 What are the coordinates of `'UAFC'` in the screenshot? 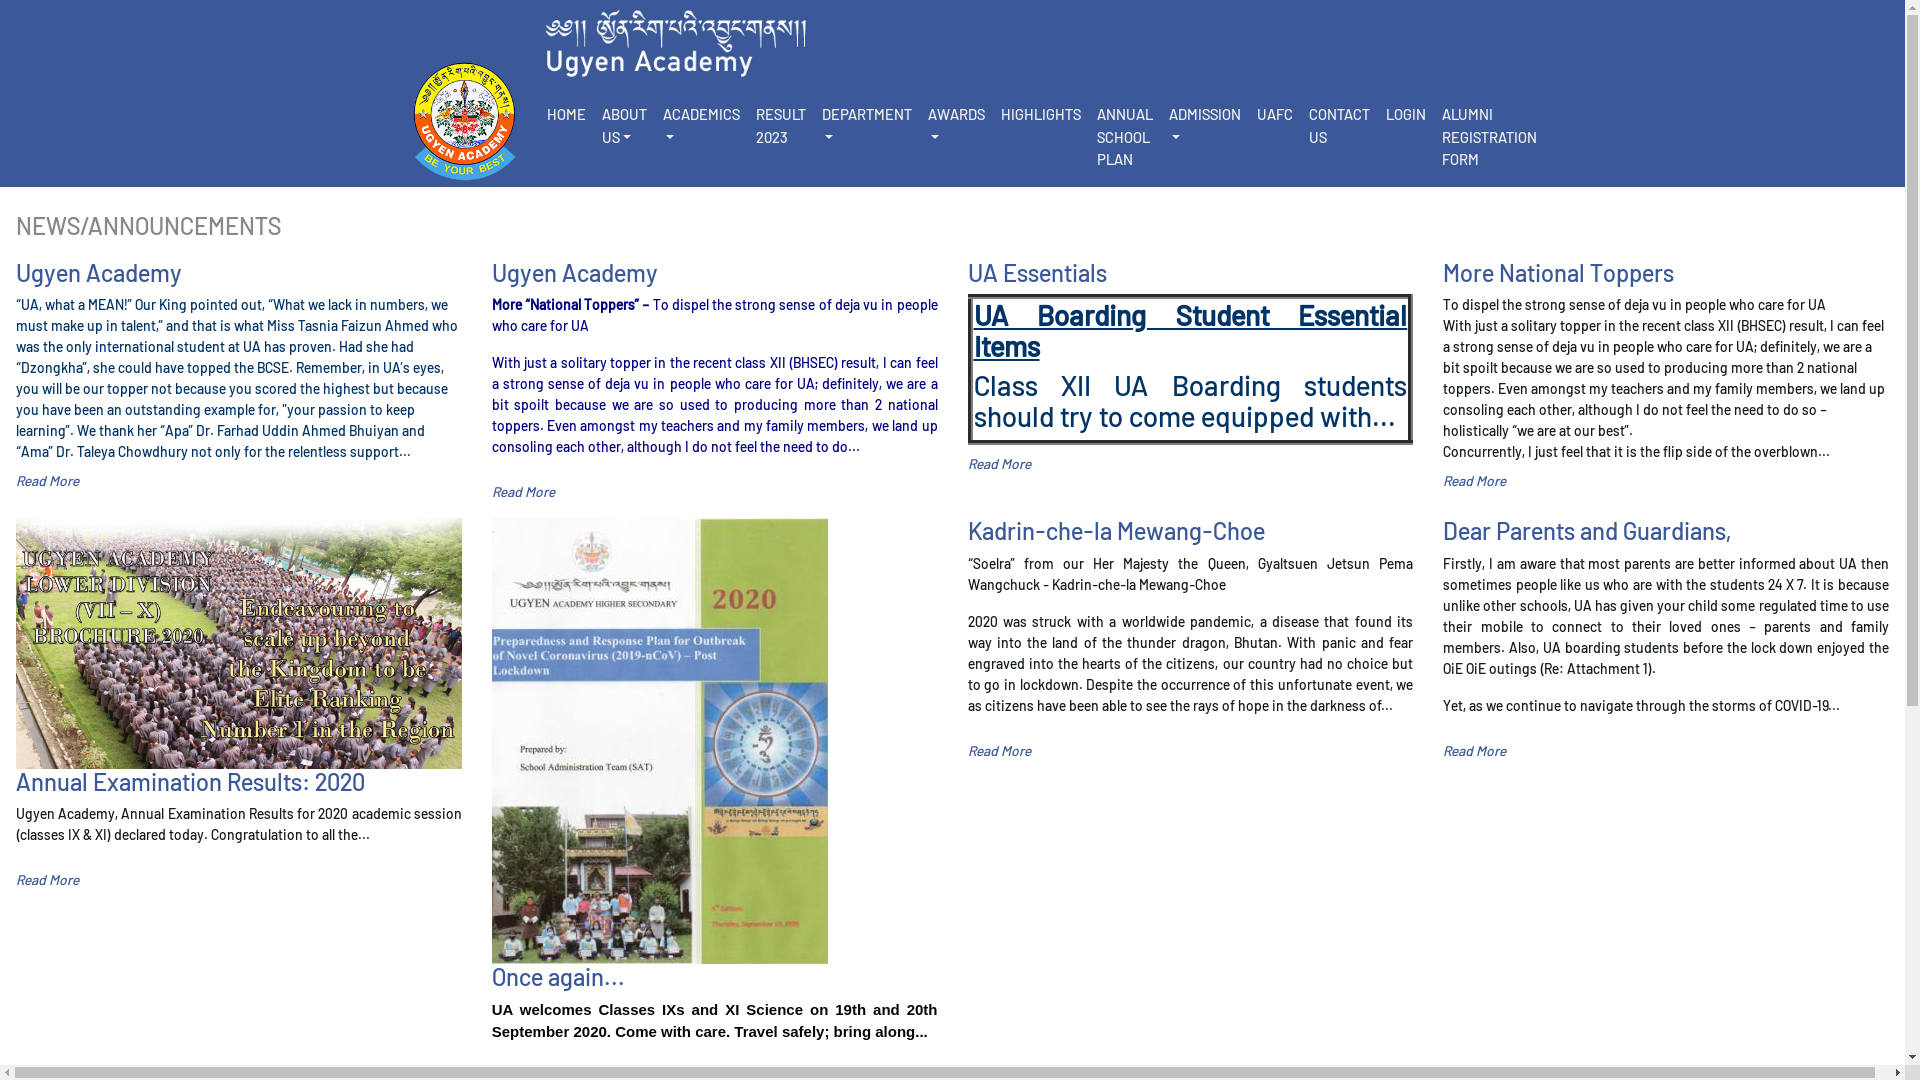 It's located at (1247, 114).